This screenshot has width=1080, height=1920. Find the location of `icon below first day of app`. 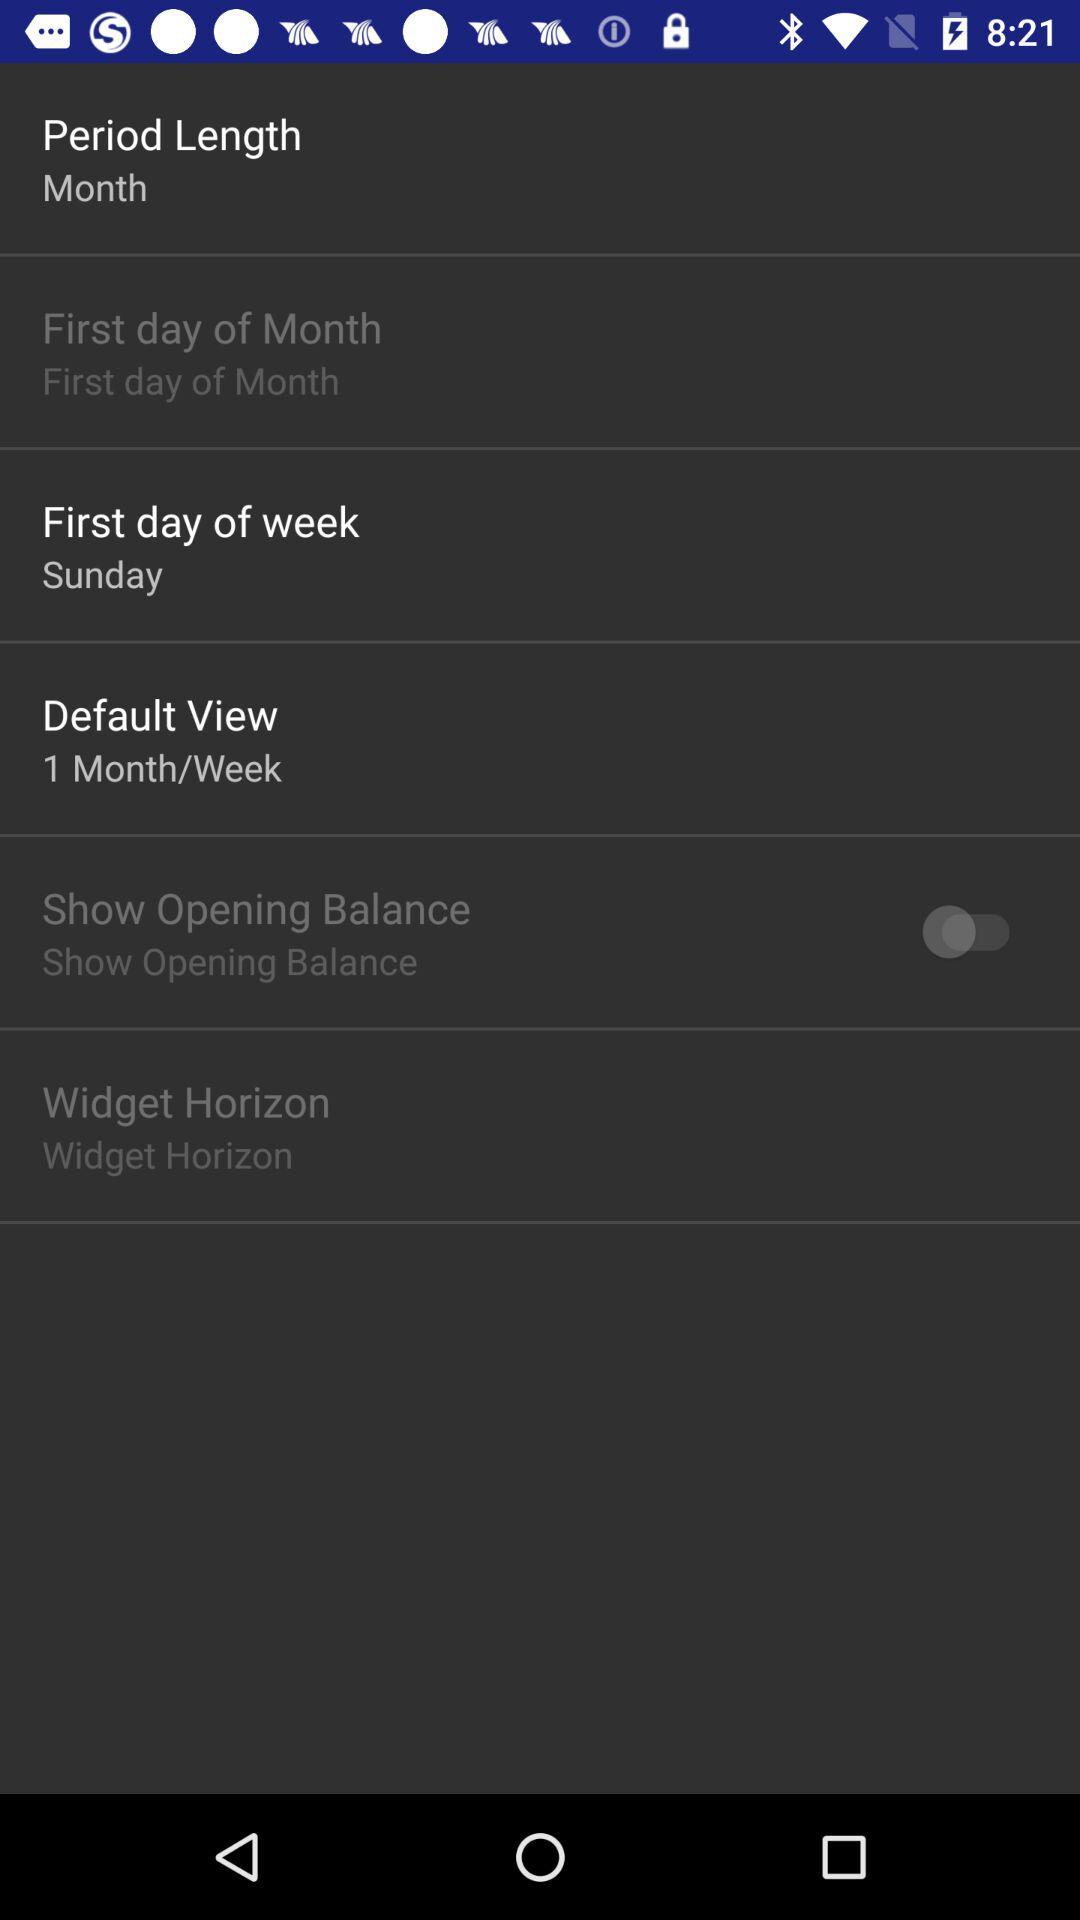

icon below first day of app is located at coordinates (102, 572).